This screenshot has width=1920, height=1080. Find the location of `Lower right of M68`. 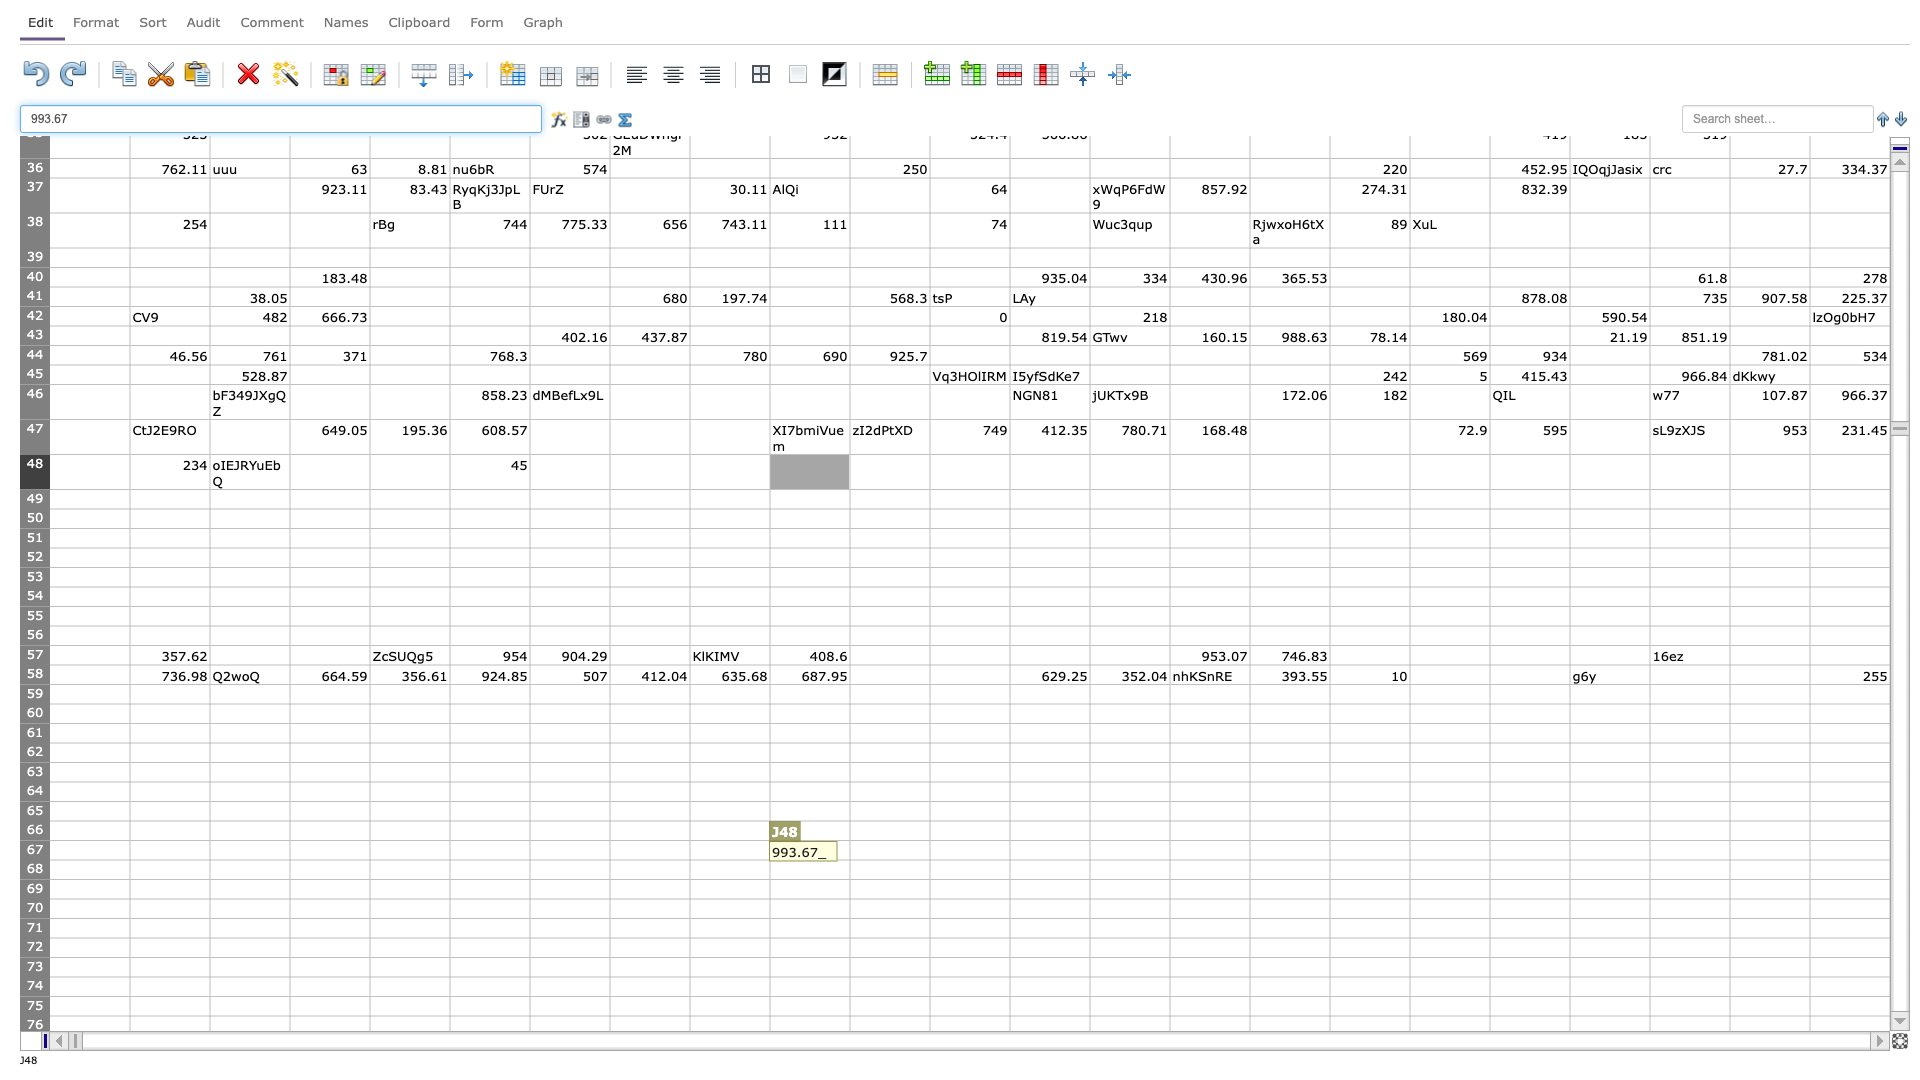

Lower right of M68 is located at coordinates (1088, 878).